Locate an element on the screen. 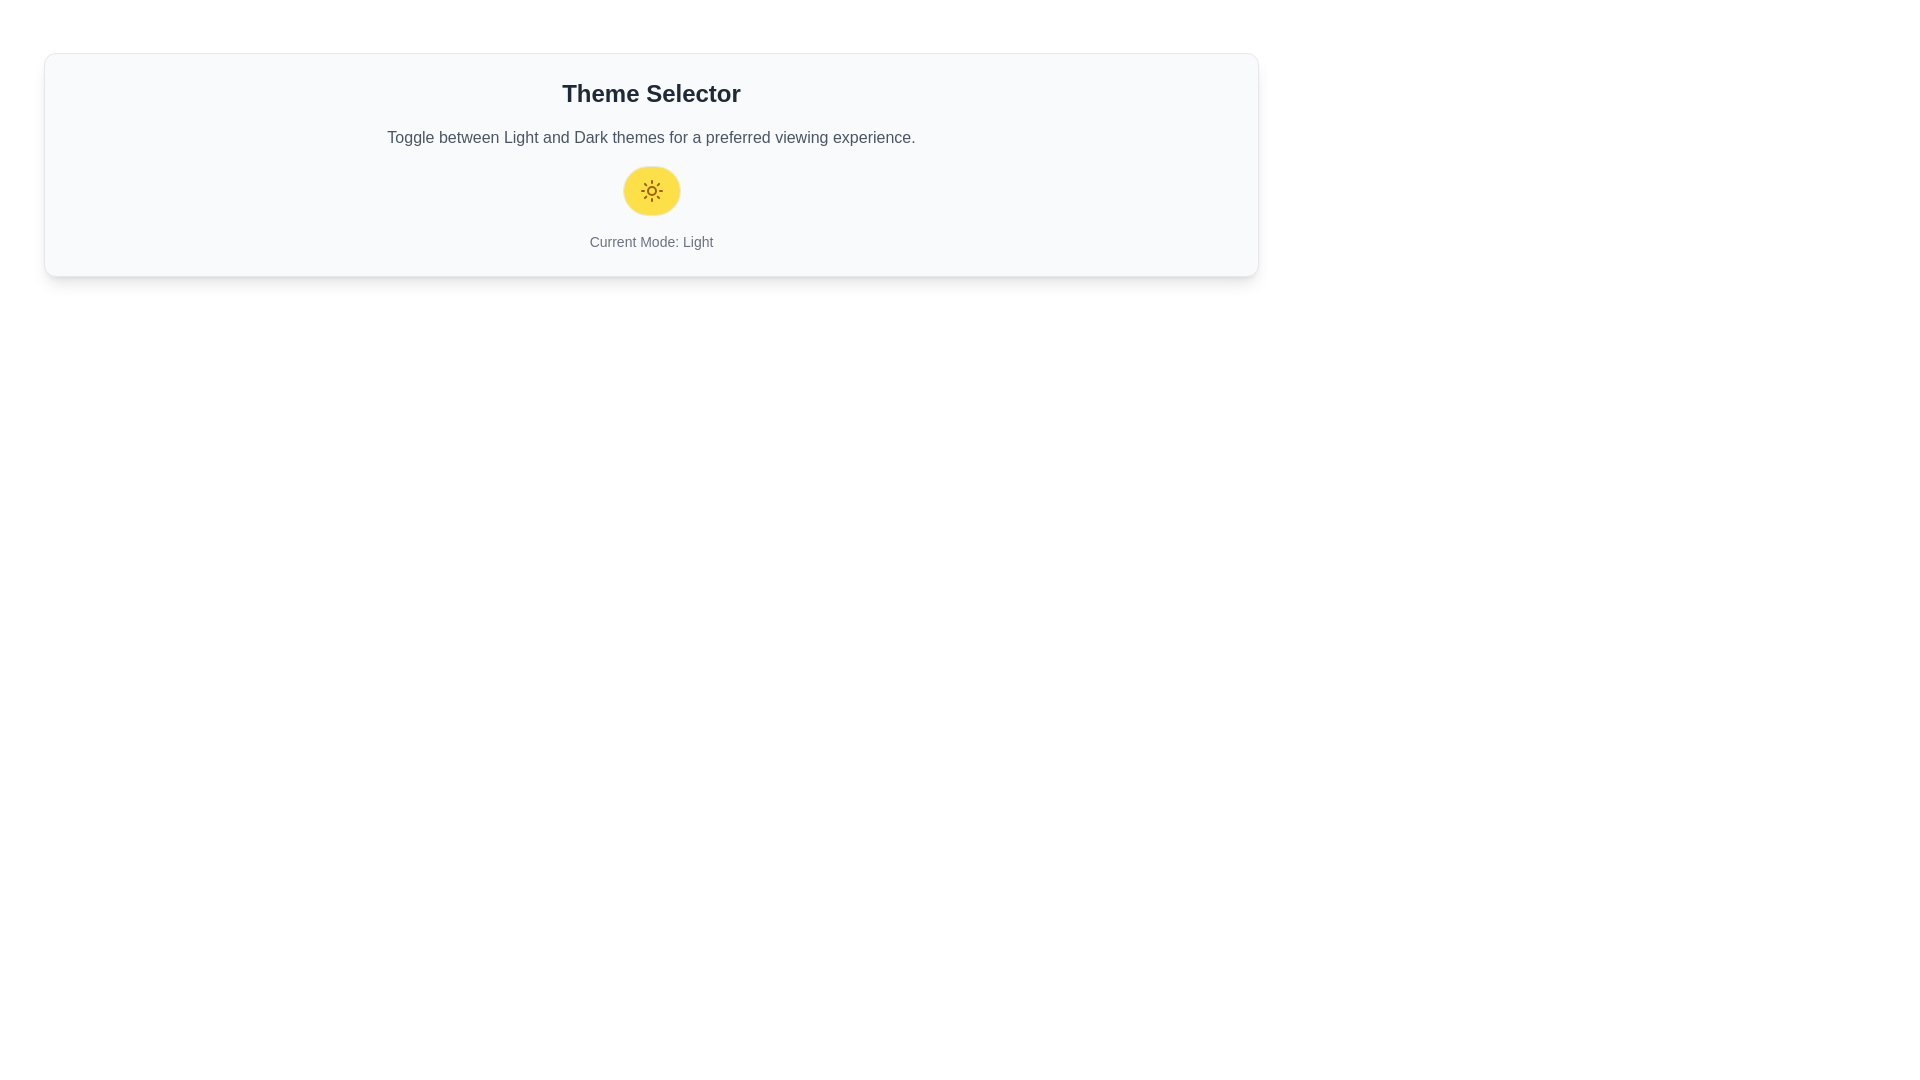 The image size is (1920, 1080). the 'Light Mode' icon in the theme selector interface, which represents daylight and is centrally positioned in the card labeled 'Theme Selector' is located at coordinates (651, 191).